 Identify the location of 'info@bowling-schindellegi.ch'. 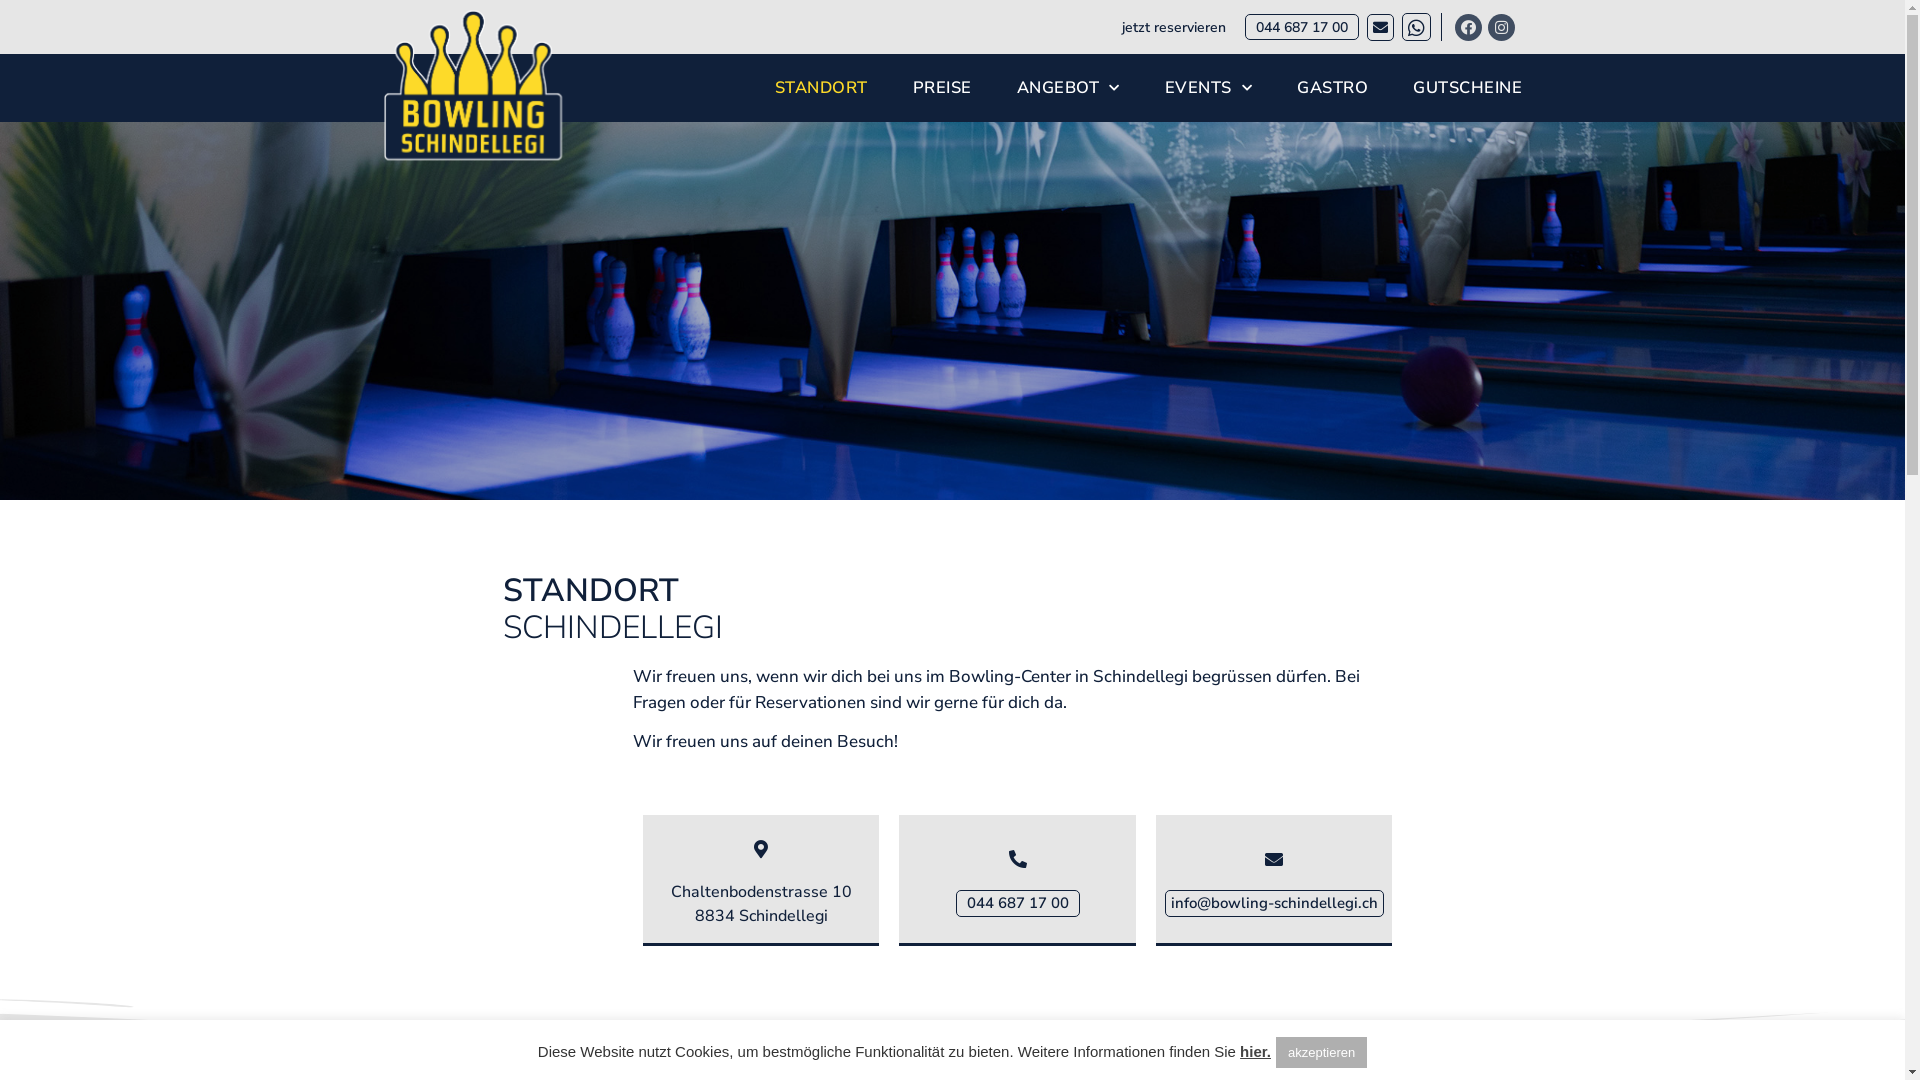
(1165, 903).